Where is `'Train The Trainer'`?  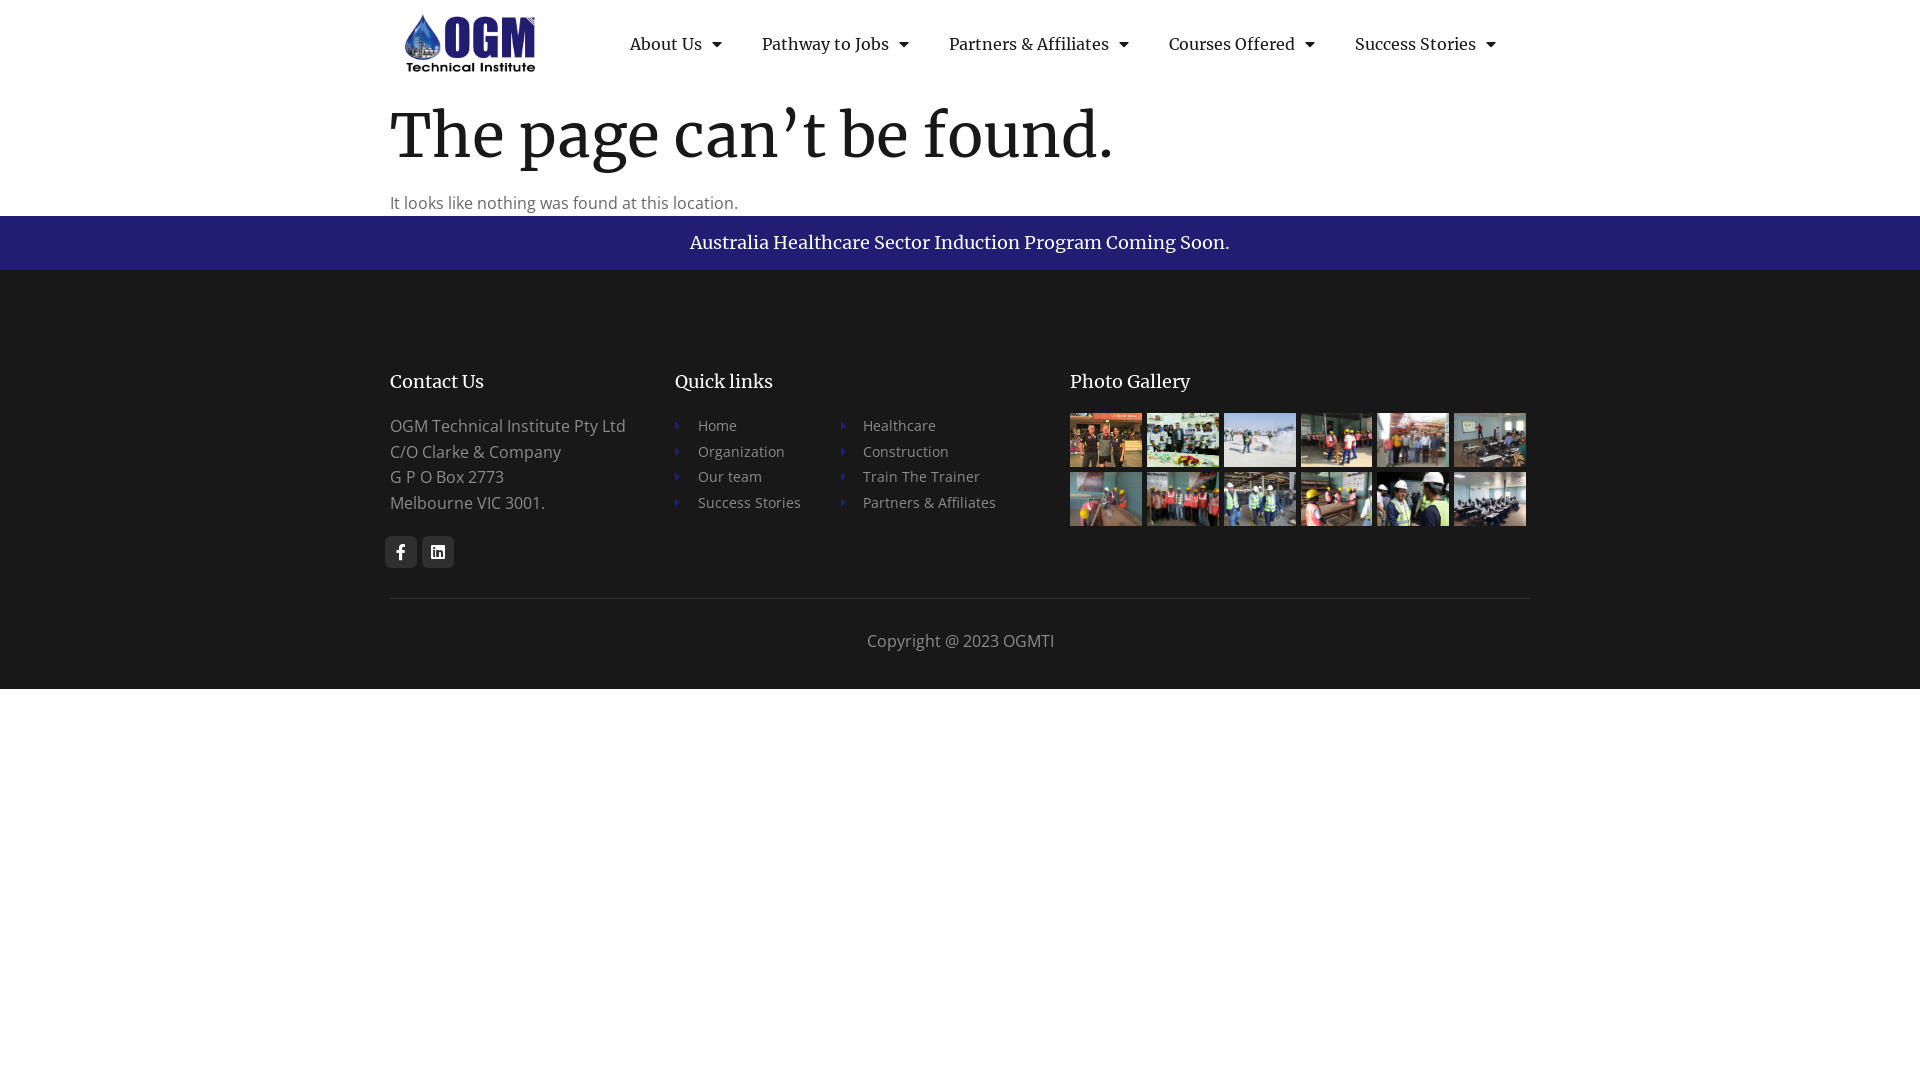 'Train The Trainer' is located at coordinates (916, 477).